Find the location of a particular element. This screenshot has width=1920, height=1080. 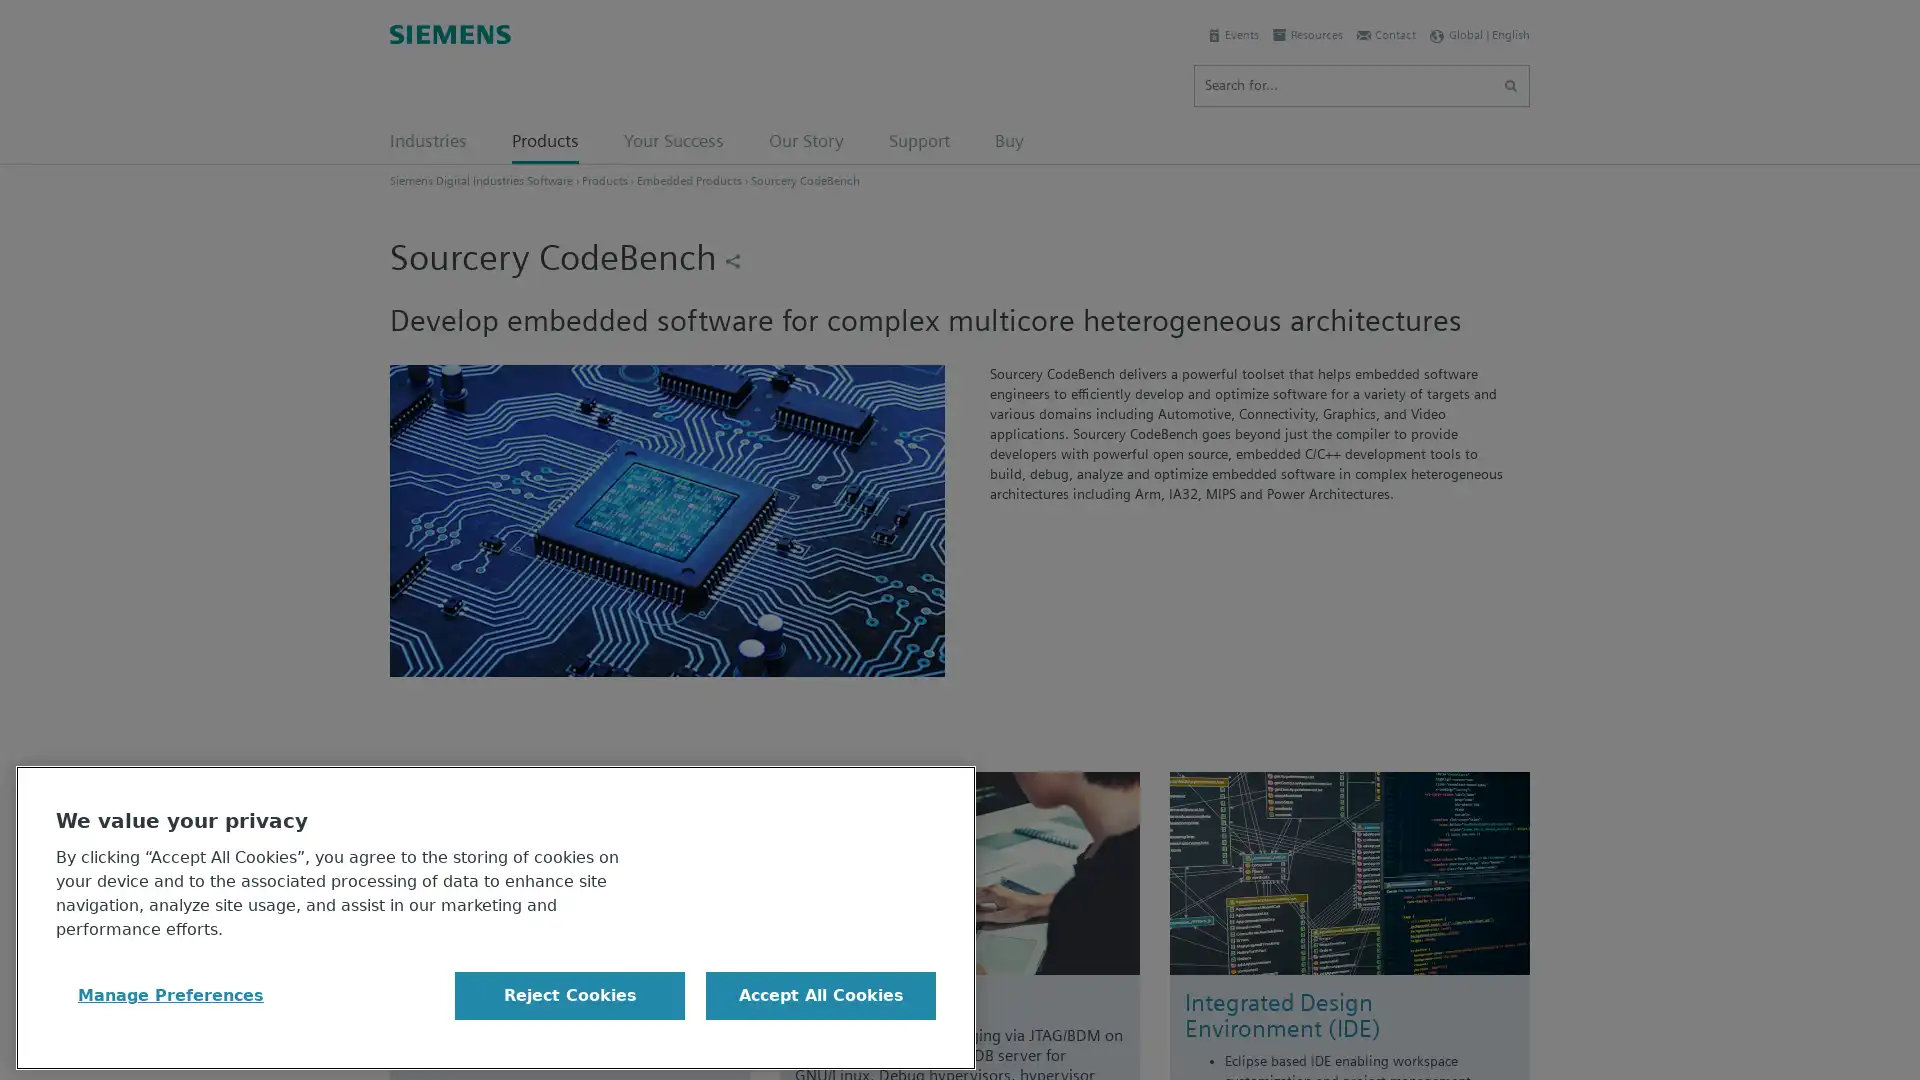

Accept All Cookies is located at coordinates (820, 995).